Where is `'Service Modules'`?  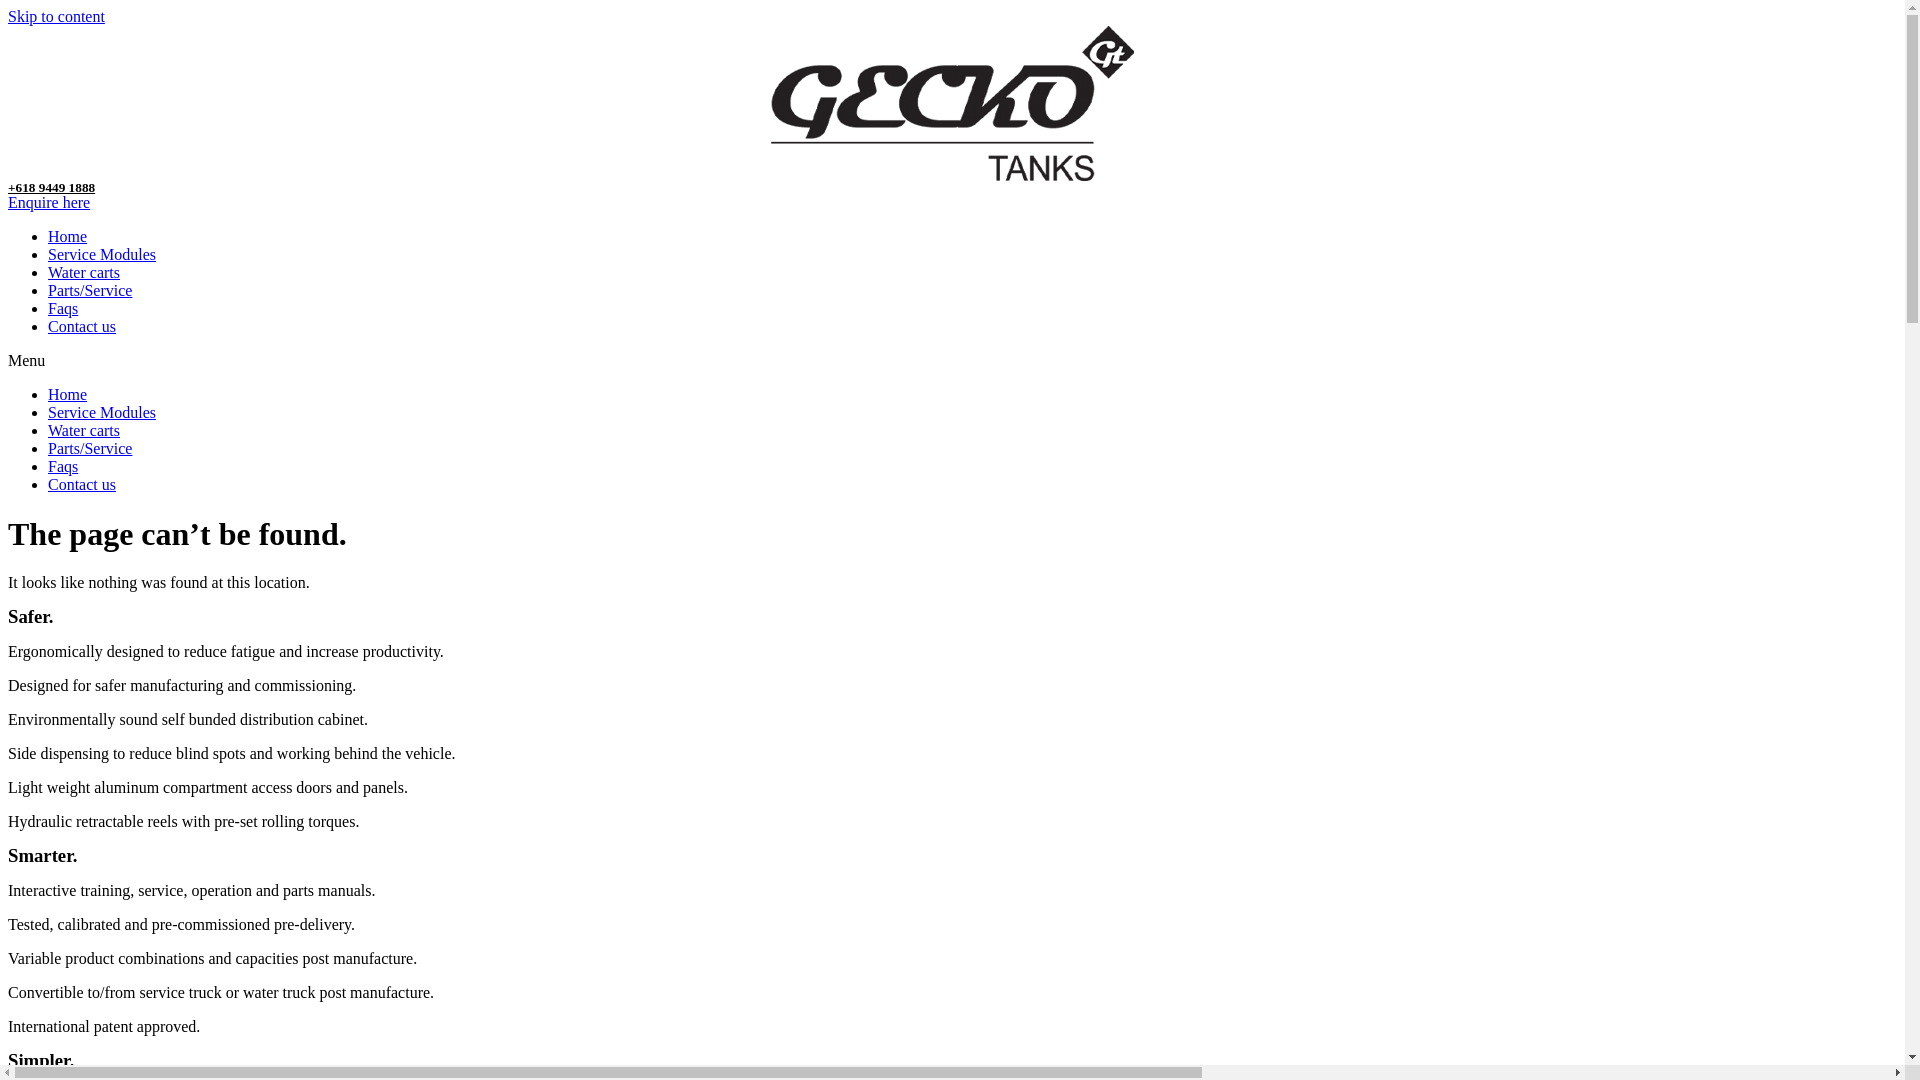 'Service Modules' is located at coordinates (100, 411).